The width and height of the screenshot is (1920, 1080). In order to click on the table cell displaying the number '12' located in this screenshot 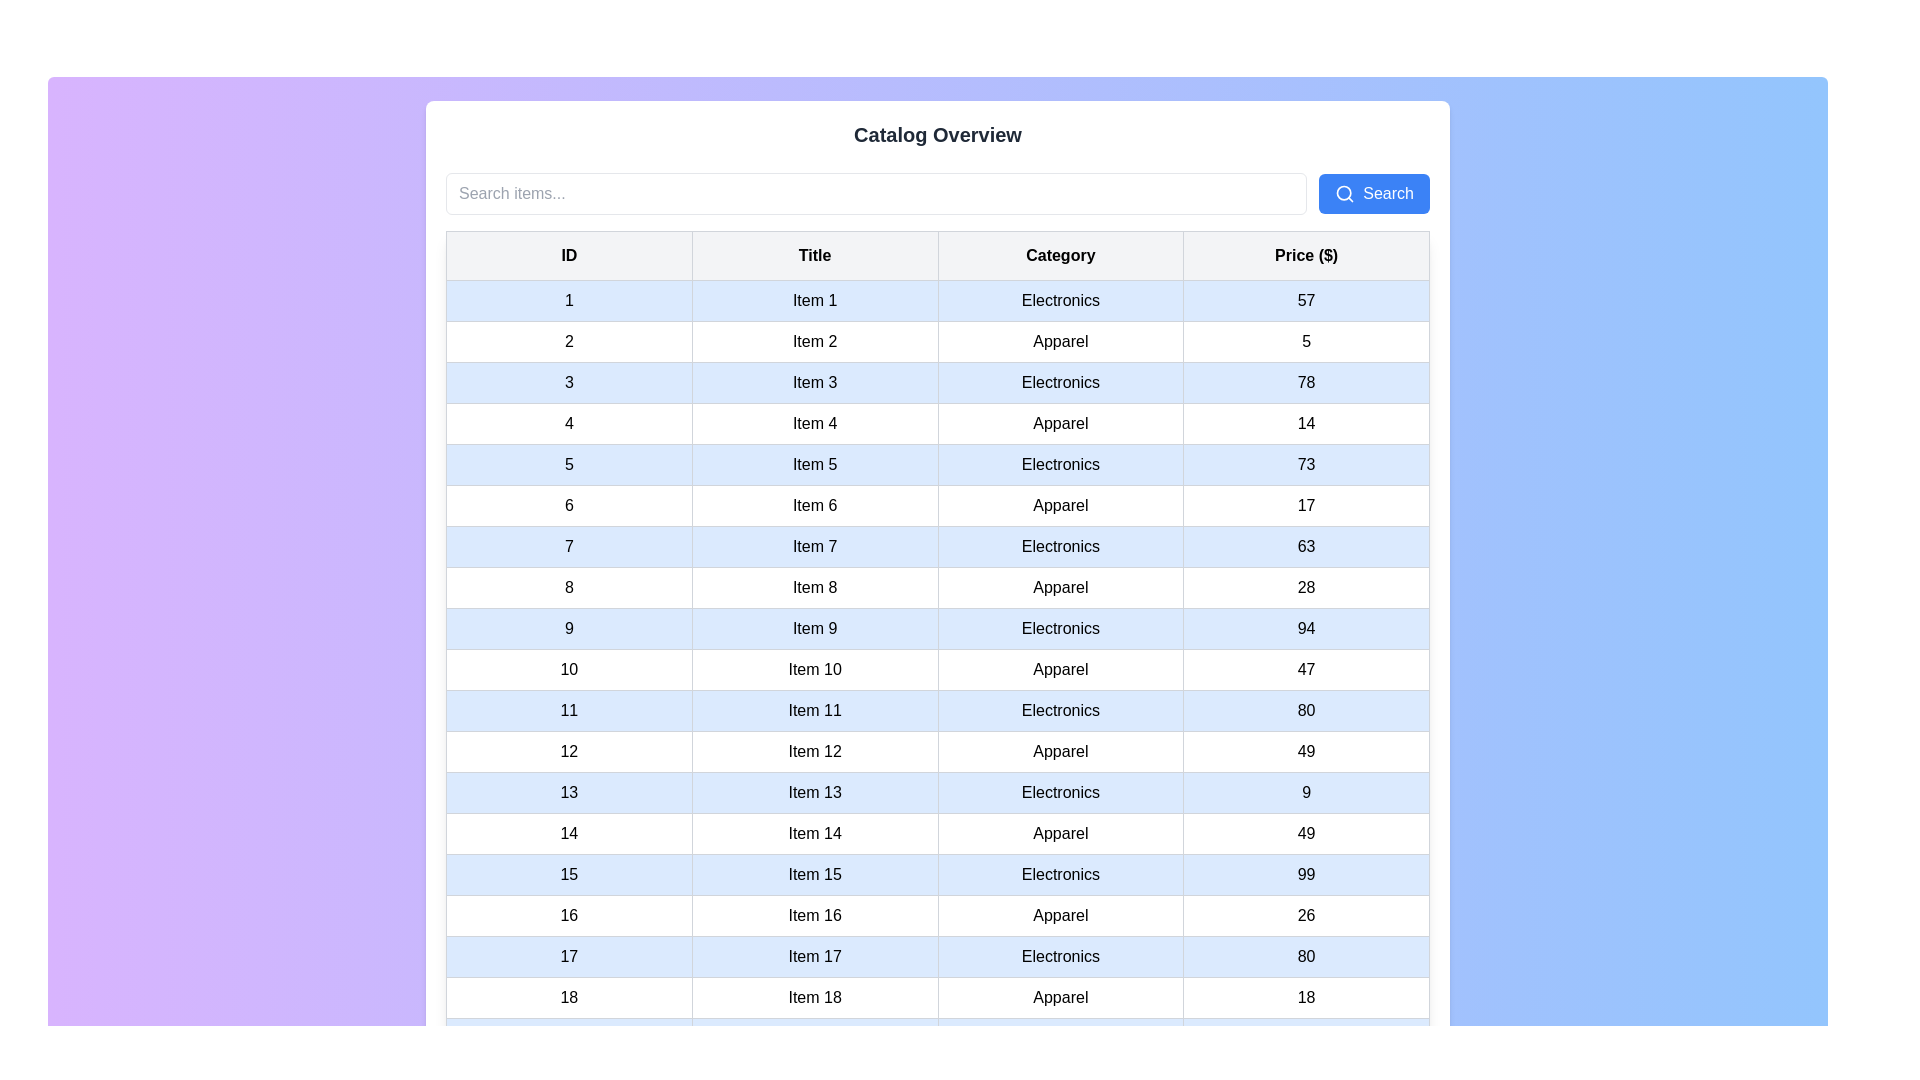, I will do `click(568, 752)`.